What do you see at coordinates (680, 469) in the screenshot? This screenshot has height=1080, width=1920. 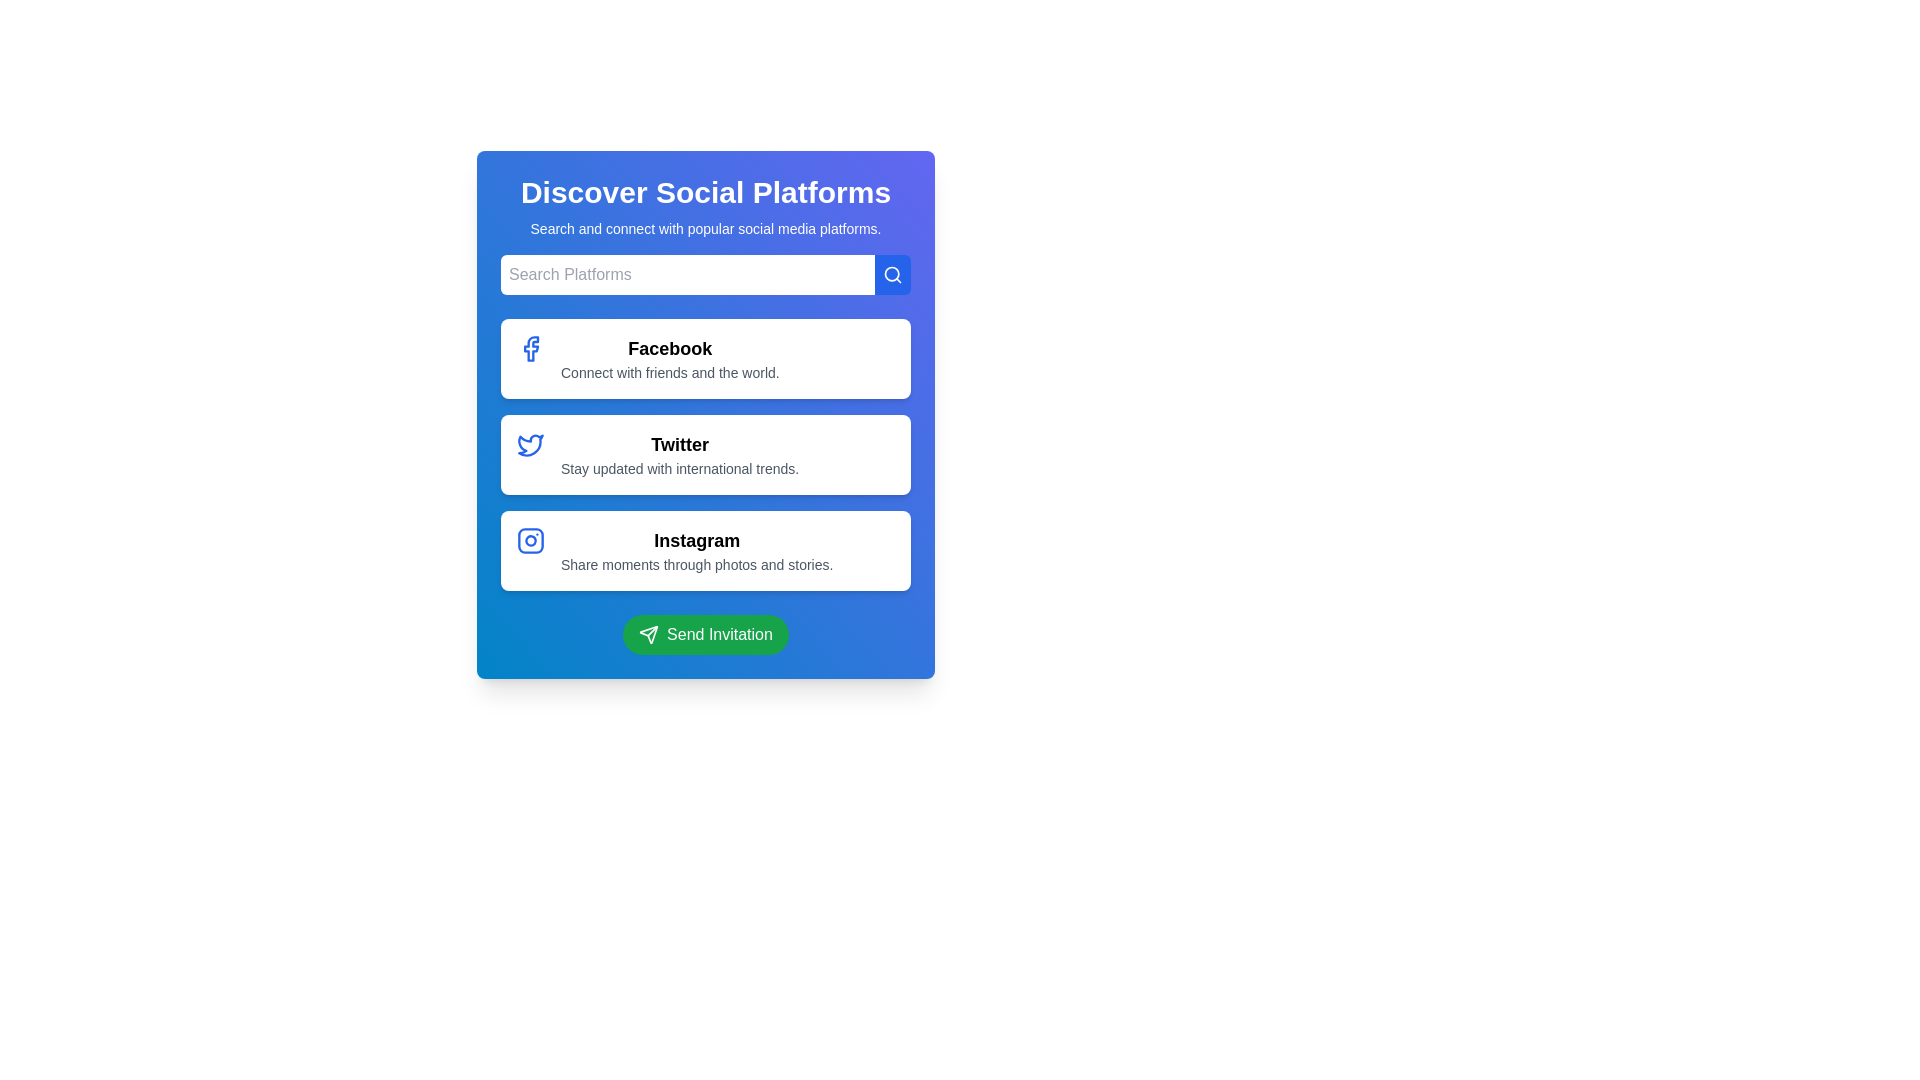 I see `the text label displaying 'Stay updated with international trends.' located below the 'Twitter' text within the social media platforms list in the card interface` at bounding box center [680, 469].